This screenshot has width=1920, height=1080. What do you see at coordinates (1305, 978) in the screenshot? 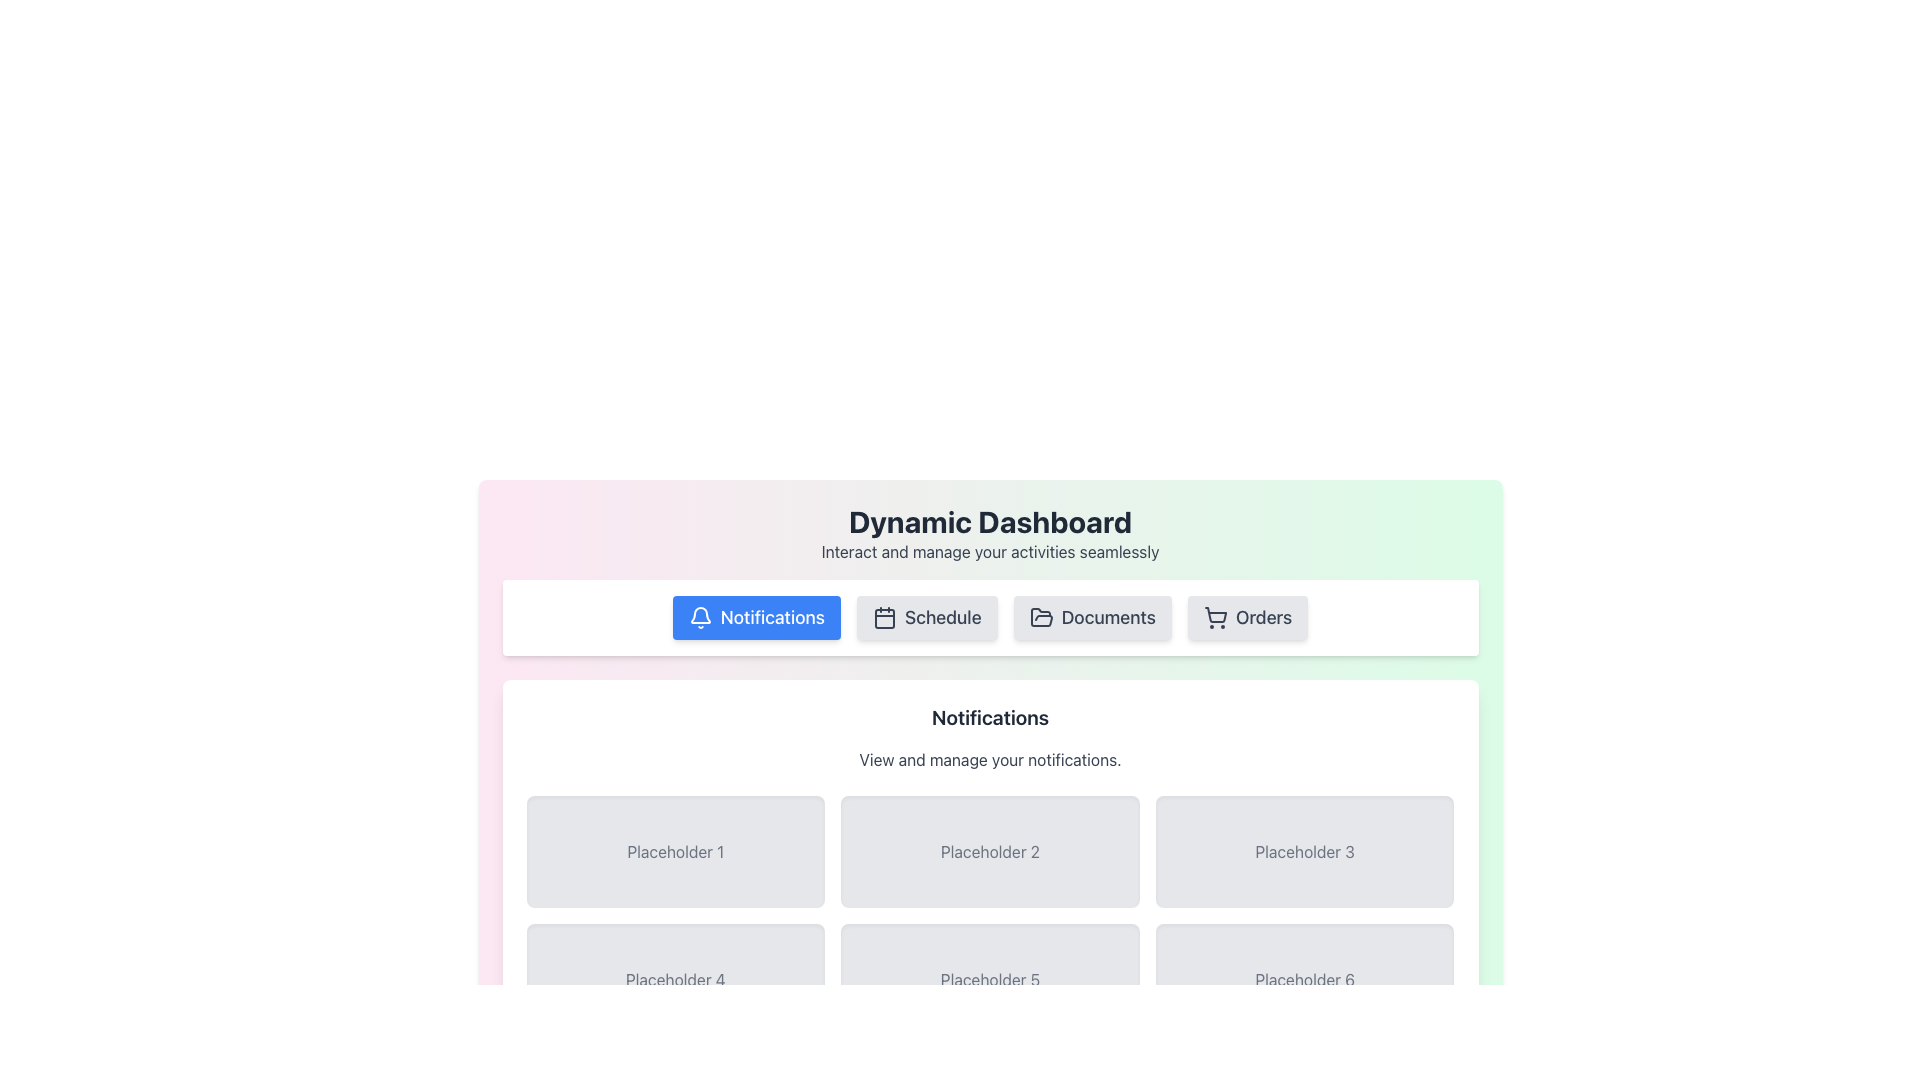
I see `the text label displaying 'Placeholder 6' which is located in the bottom-right cell of a 2x3 grid of placeholders` at bounding box center [1305, 978].